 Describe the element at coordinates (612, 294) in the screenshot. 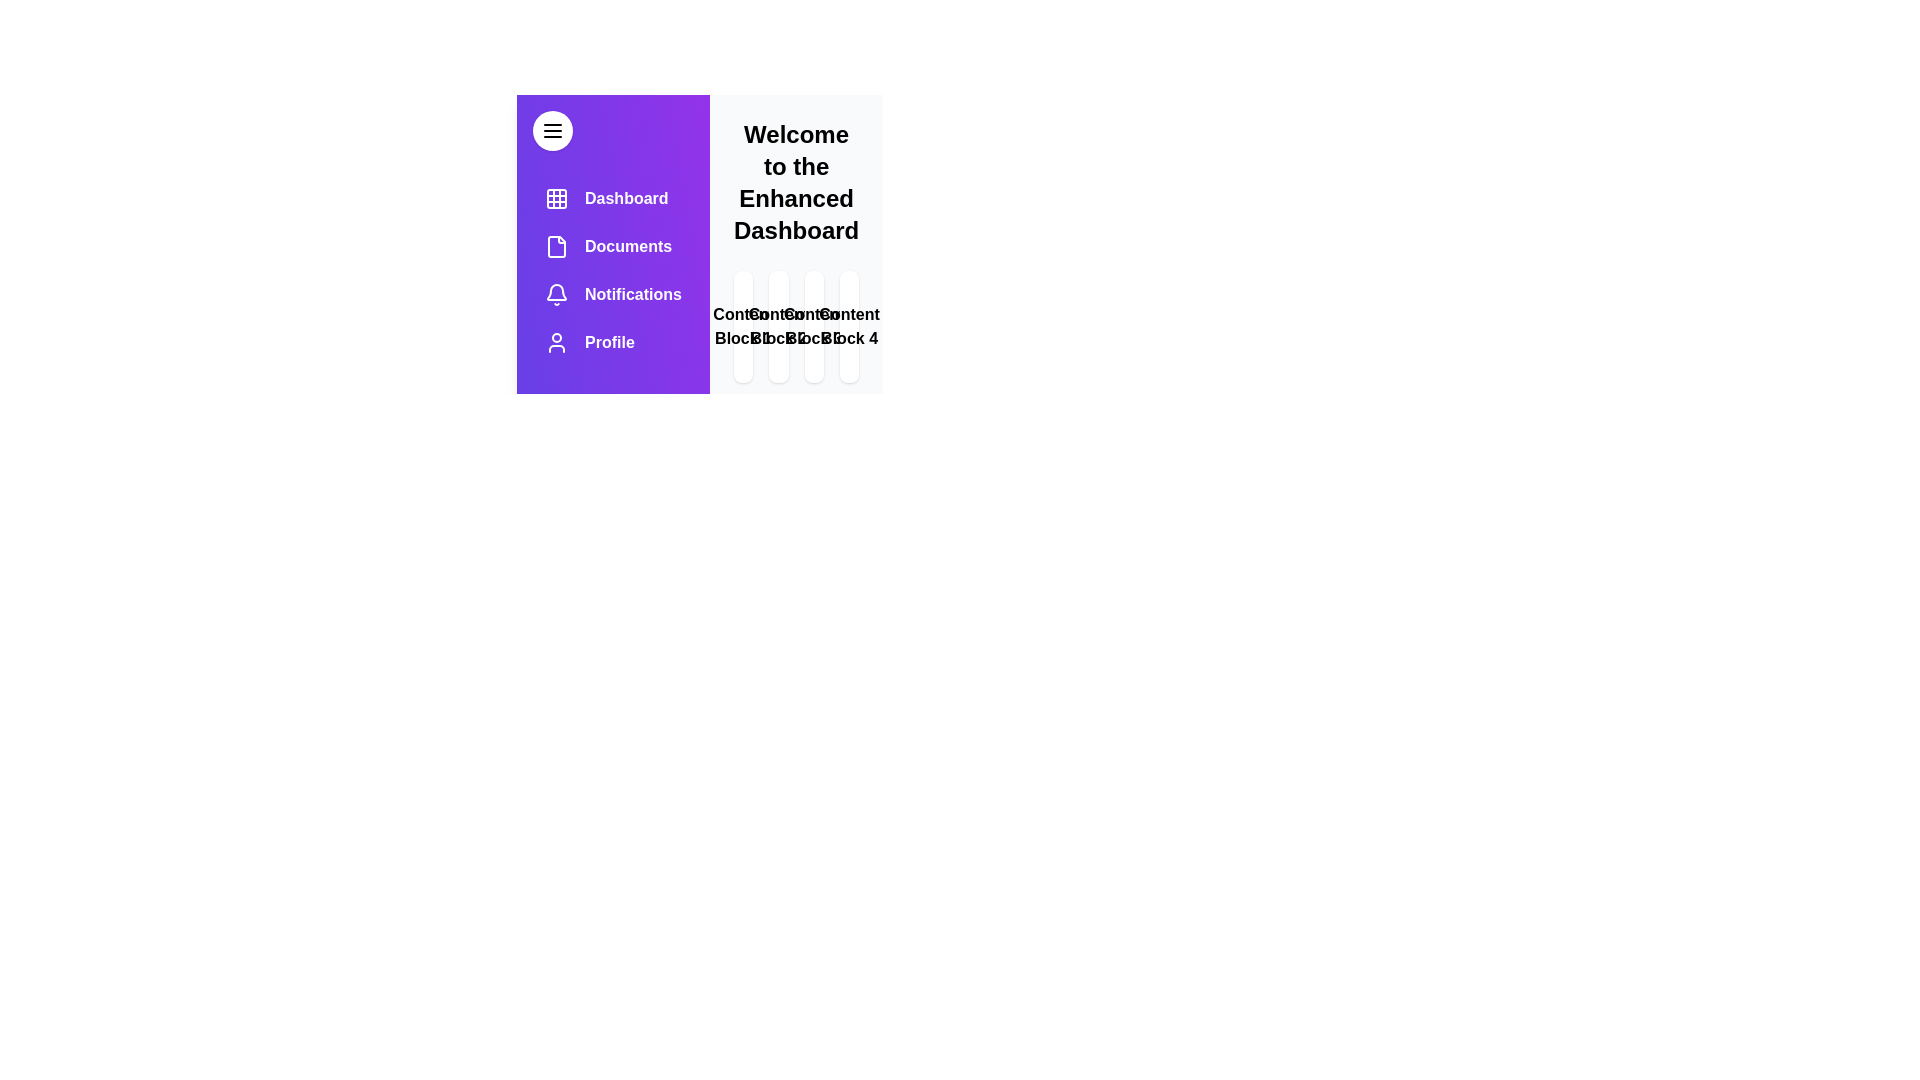

I see `the menu item Notifications from the drawer` at that location.